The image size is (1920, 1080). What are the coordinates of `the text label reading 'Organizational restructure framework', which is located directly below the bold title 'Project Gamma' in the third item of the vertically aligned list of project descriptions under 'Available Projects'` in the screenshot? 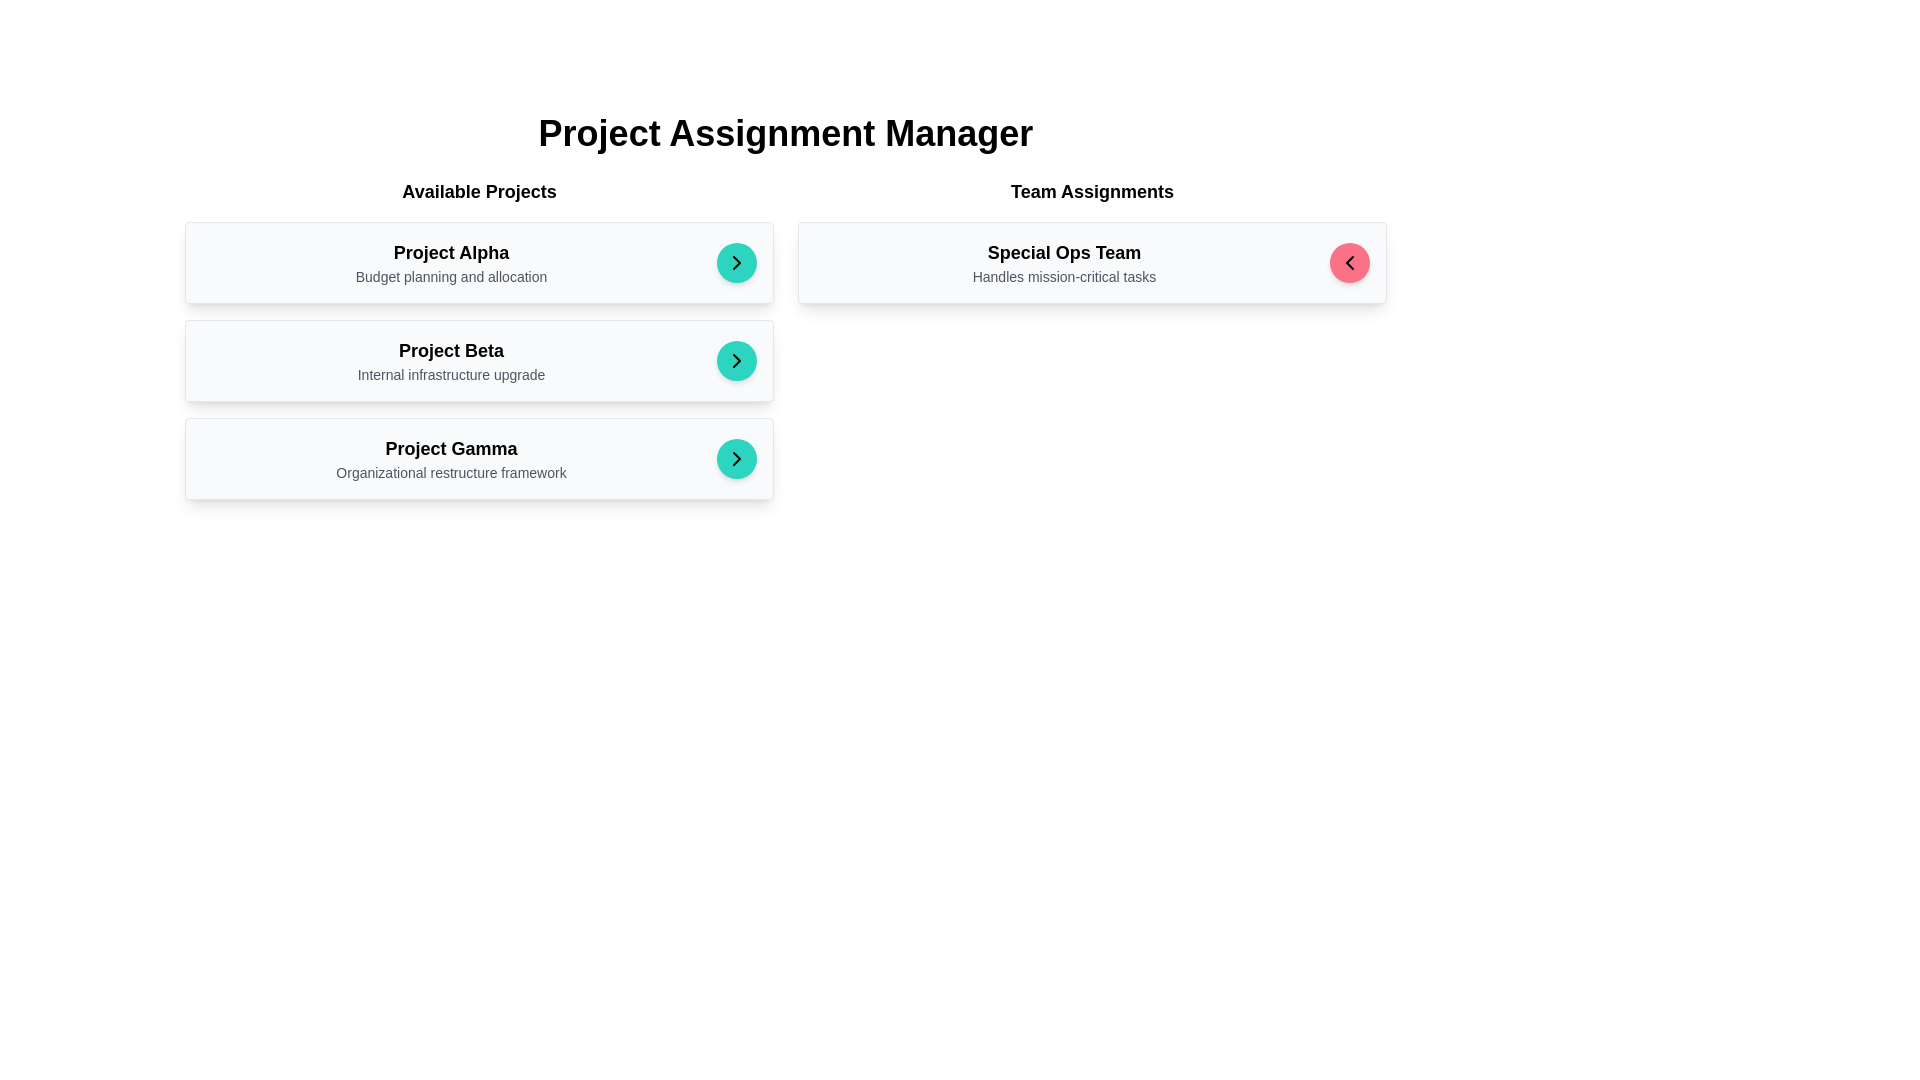 It's located at (450, 473).